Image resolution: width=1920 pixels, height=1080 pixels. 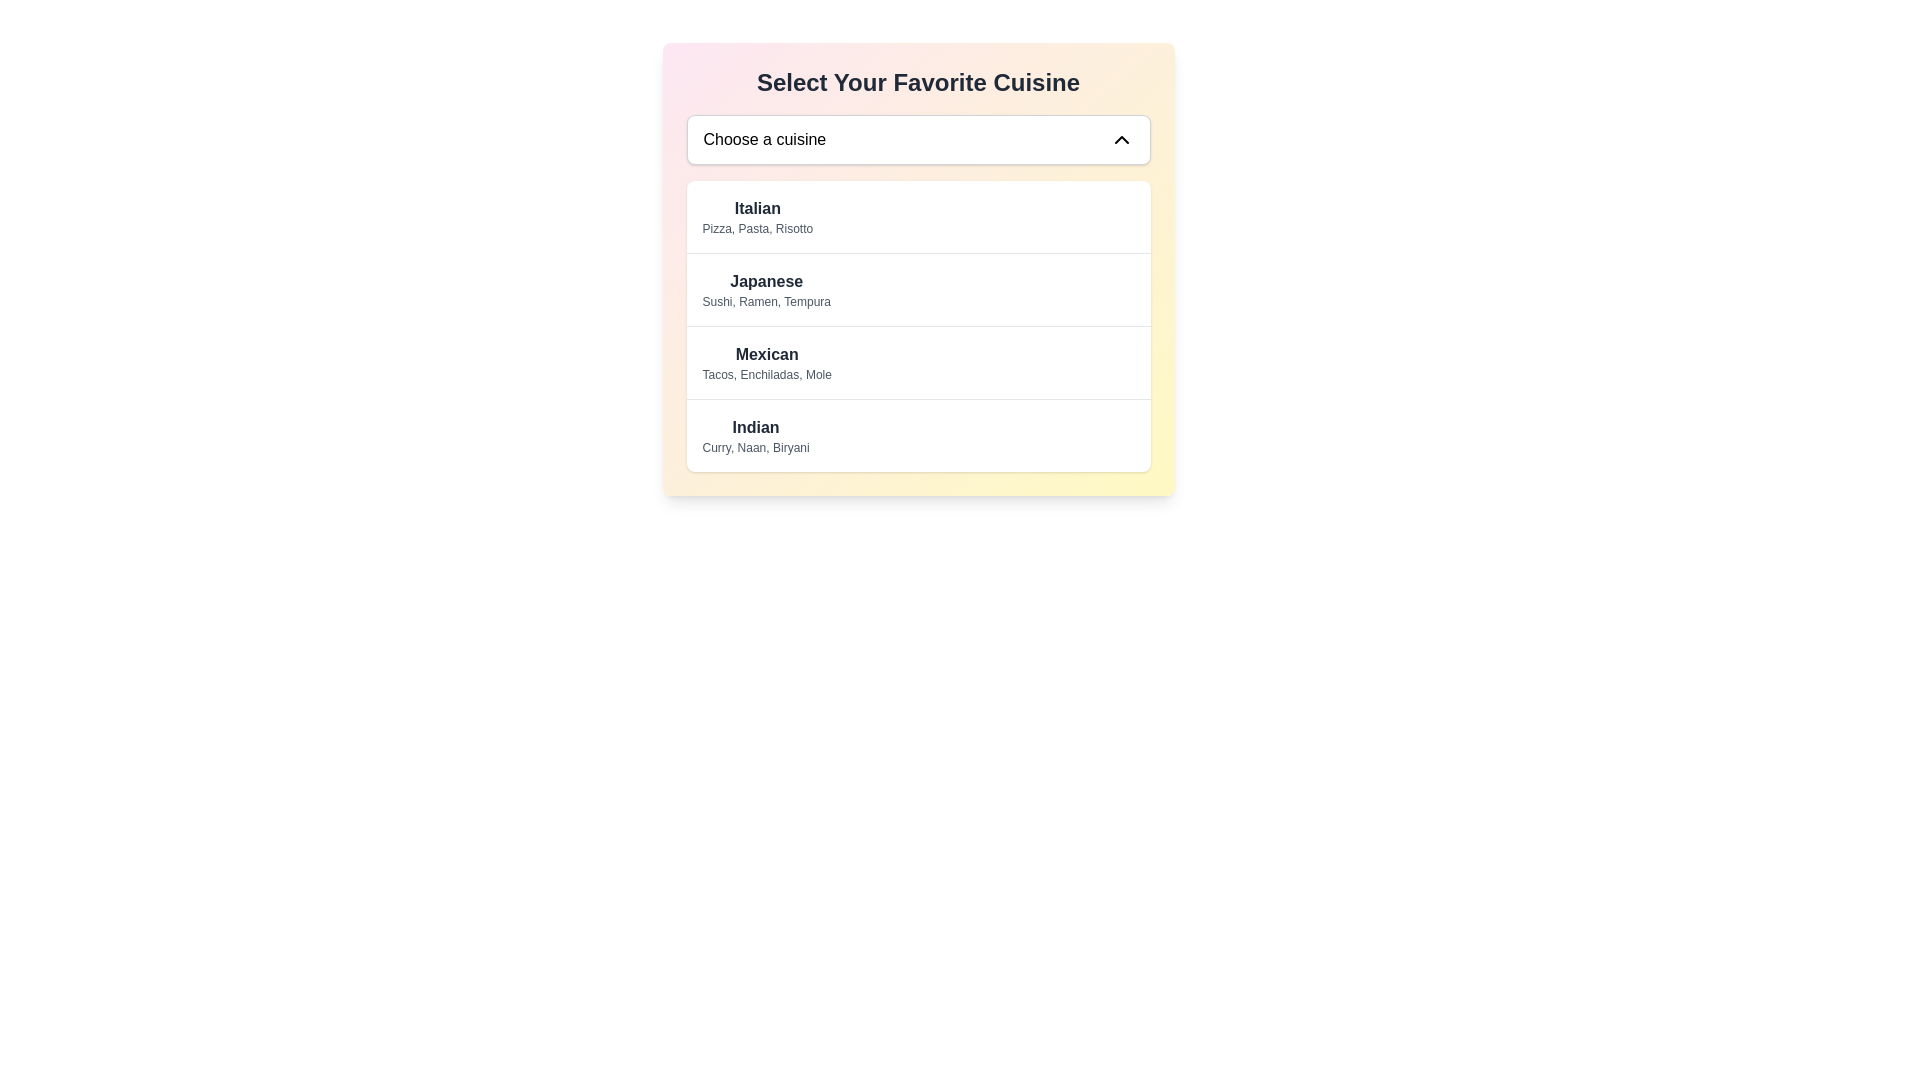 I want to click on the list item displaying 'Indian', so click(x=917, y=434).